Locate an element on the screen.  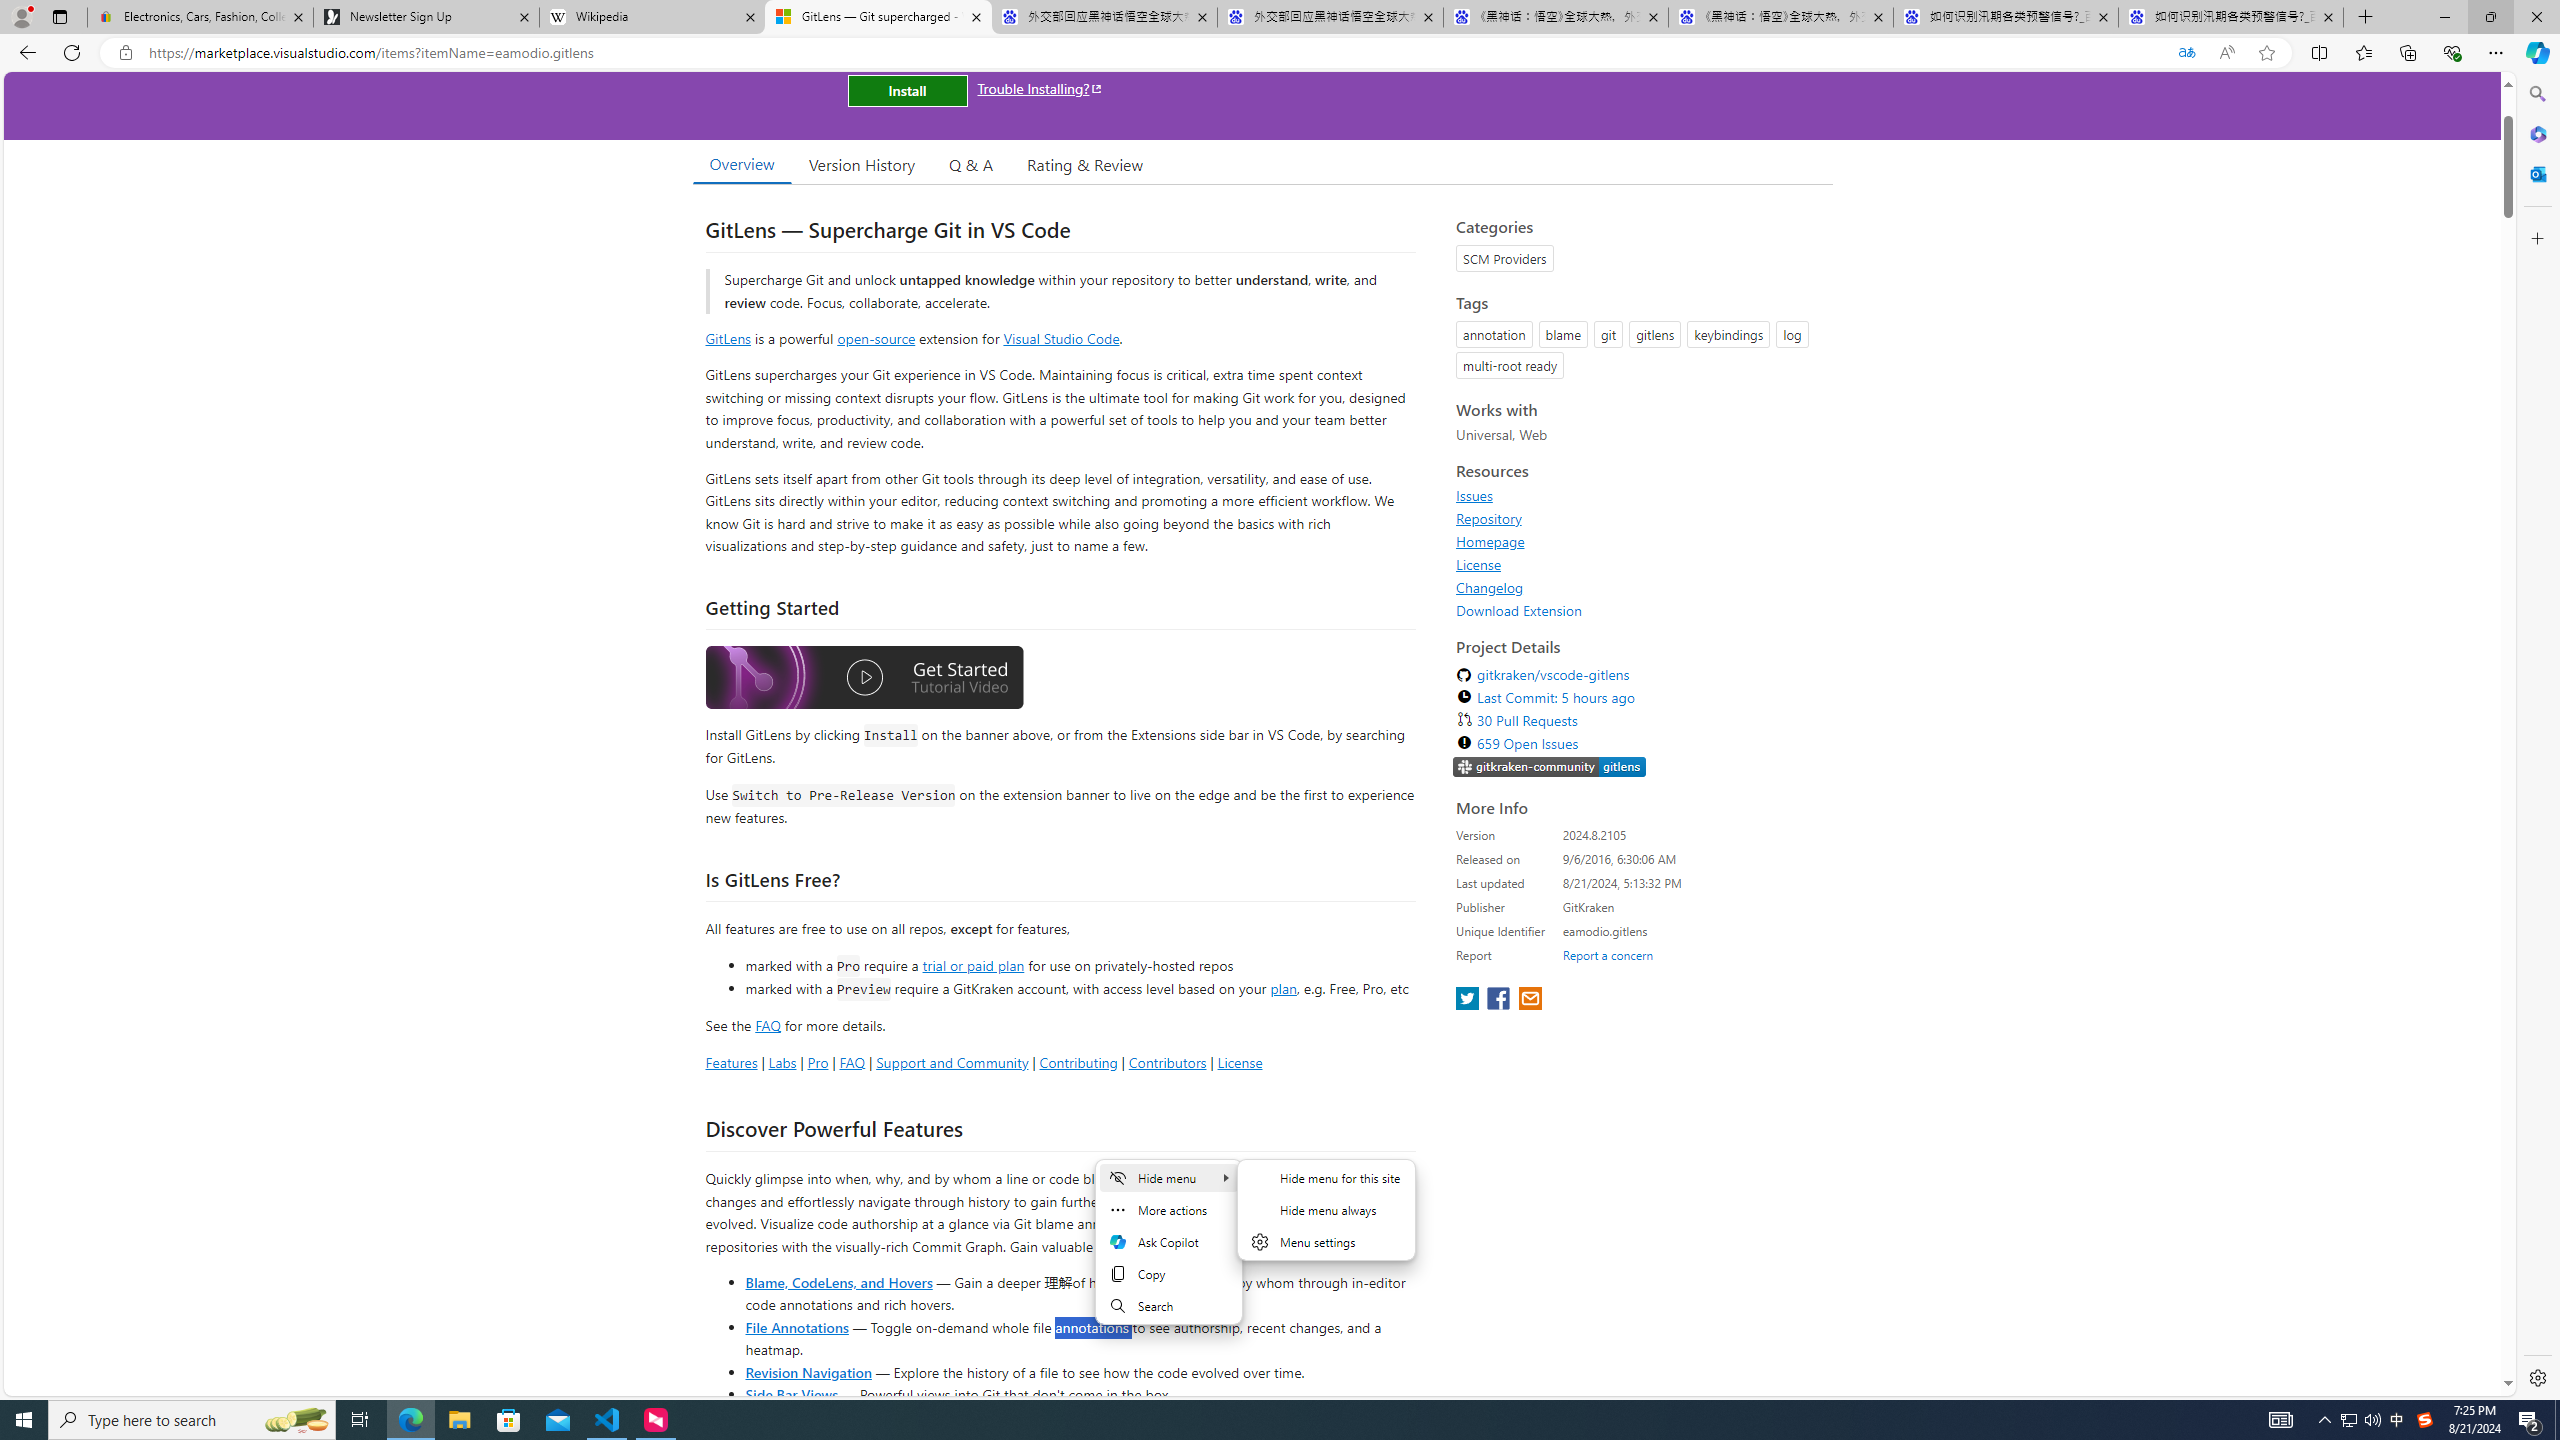
'Version History' is located at coordinates (860, 164).